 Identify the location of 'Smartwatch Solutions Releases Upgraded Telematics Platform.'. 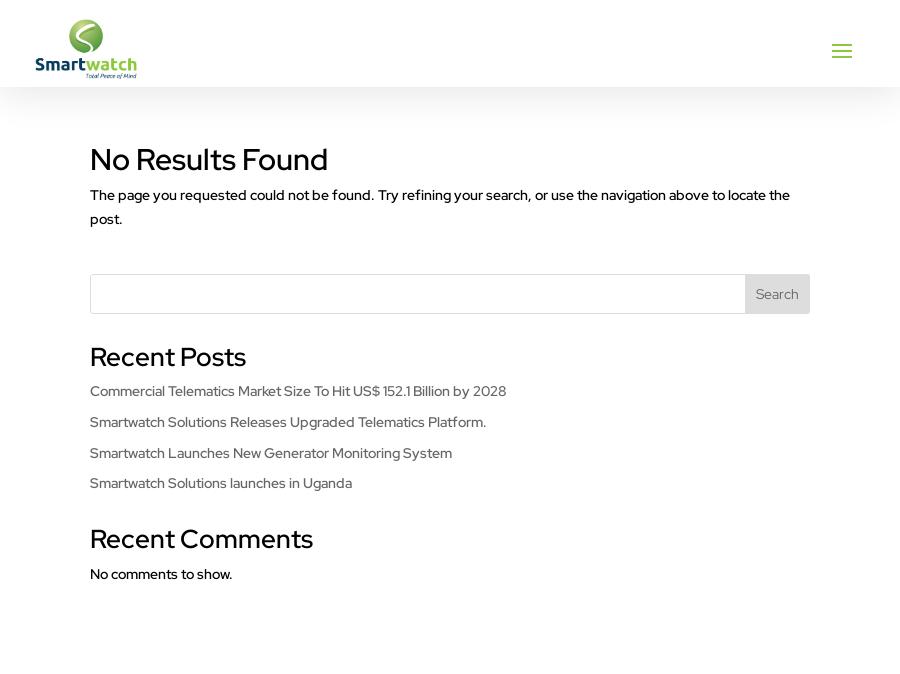
(287, 419).